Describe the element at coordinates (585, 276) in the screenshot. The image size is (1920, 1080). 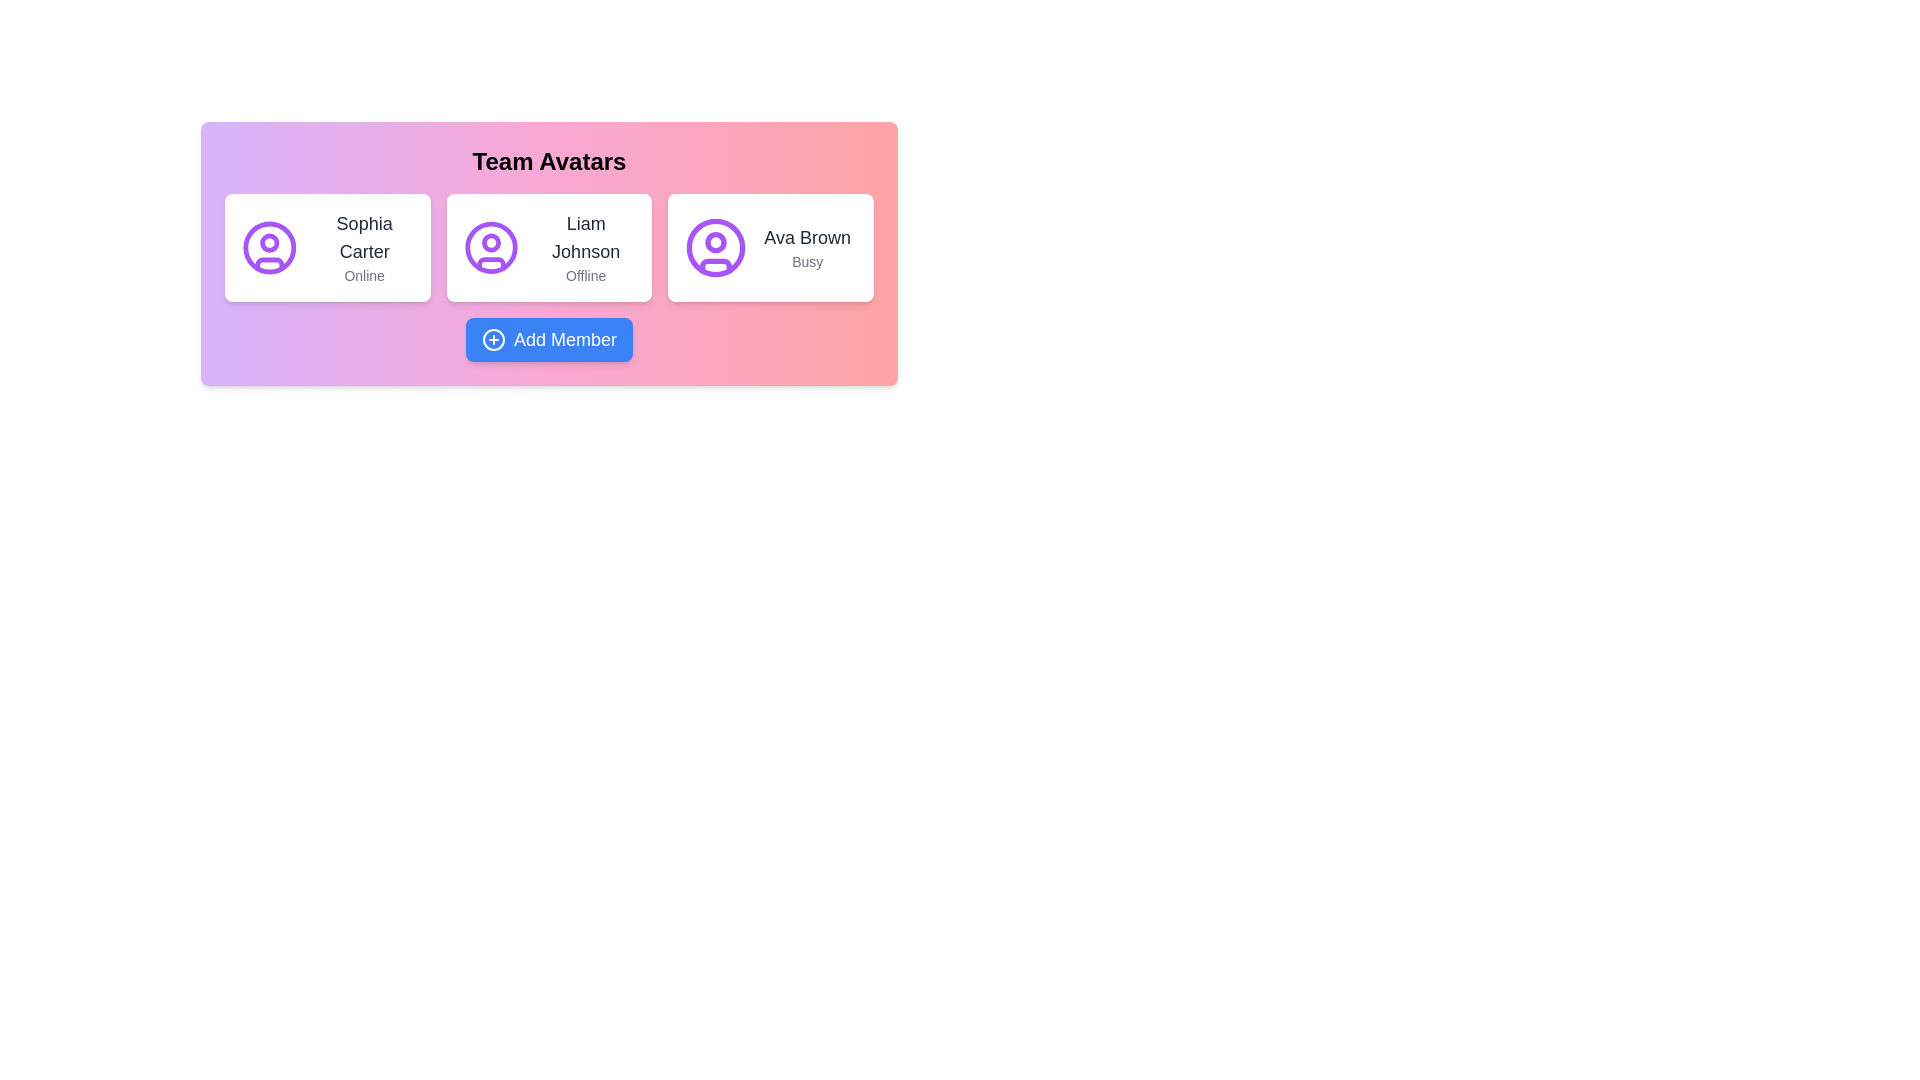
I see `text label displaying 'Offline' in gray font that is located beneath 'Liam Johnson' in the middle card of the layout` at that location.